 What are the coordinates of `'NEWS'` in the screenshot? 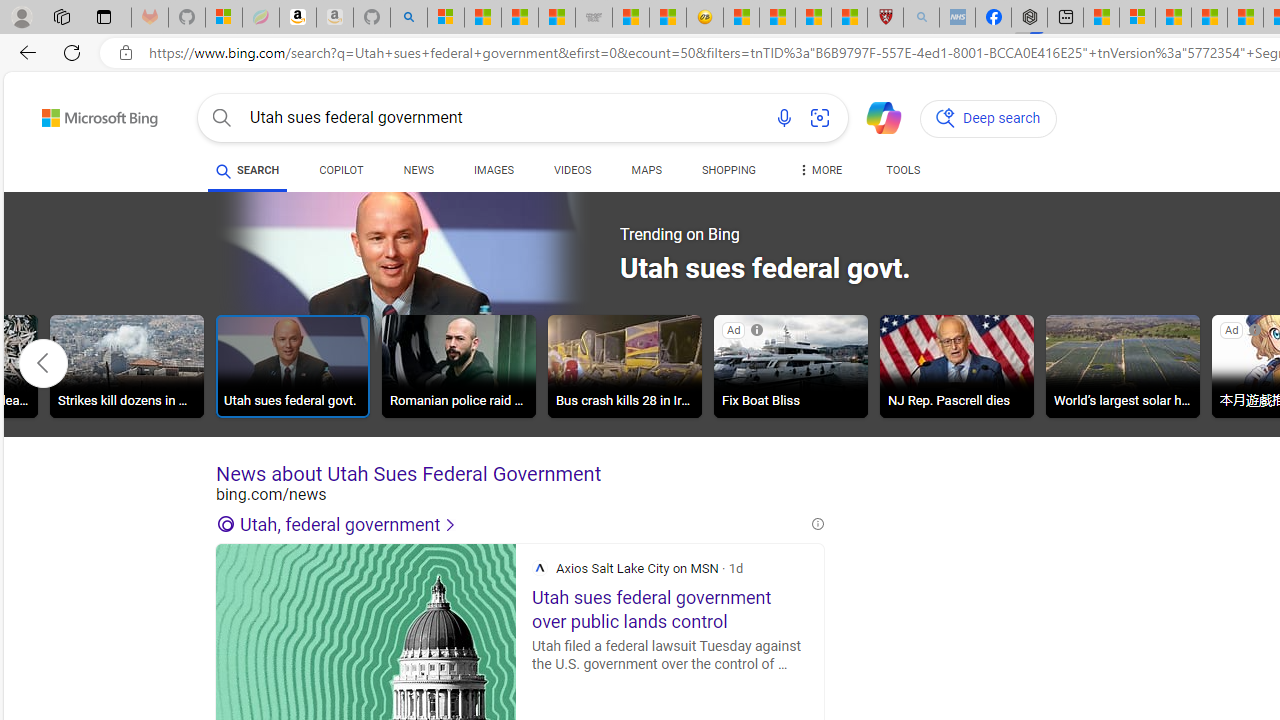 It's located at (417, 172).